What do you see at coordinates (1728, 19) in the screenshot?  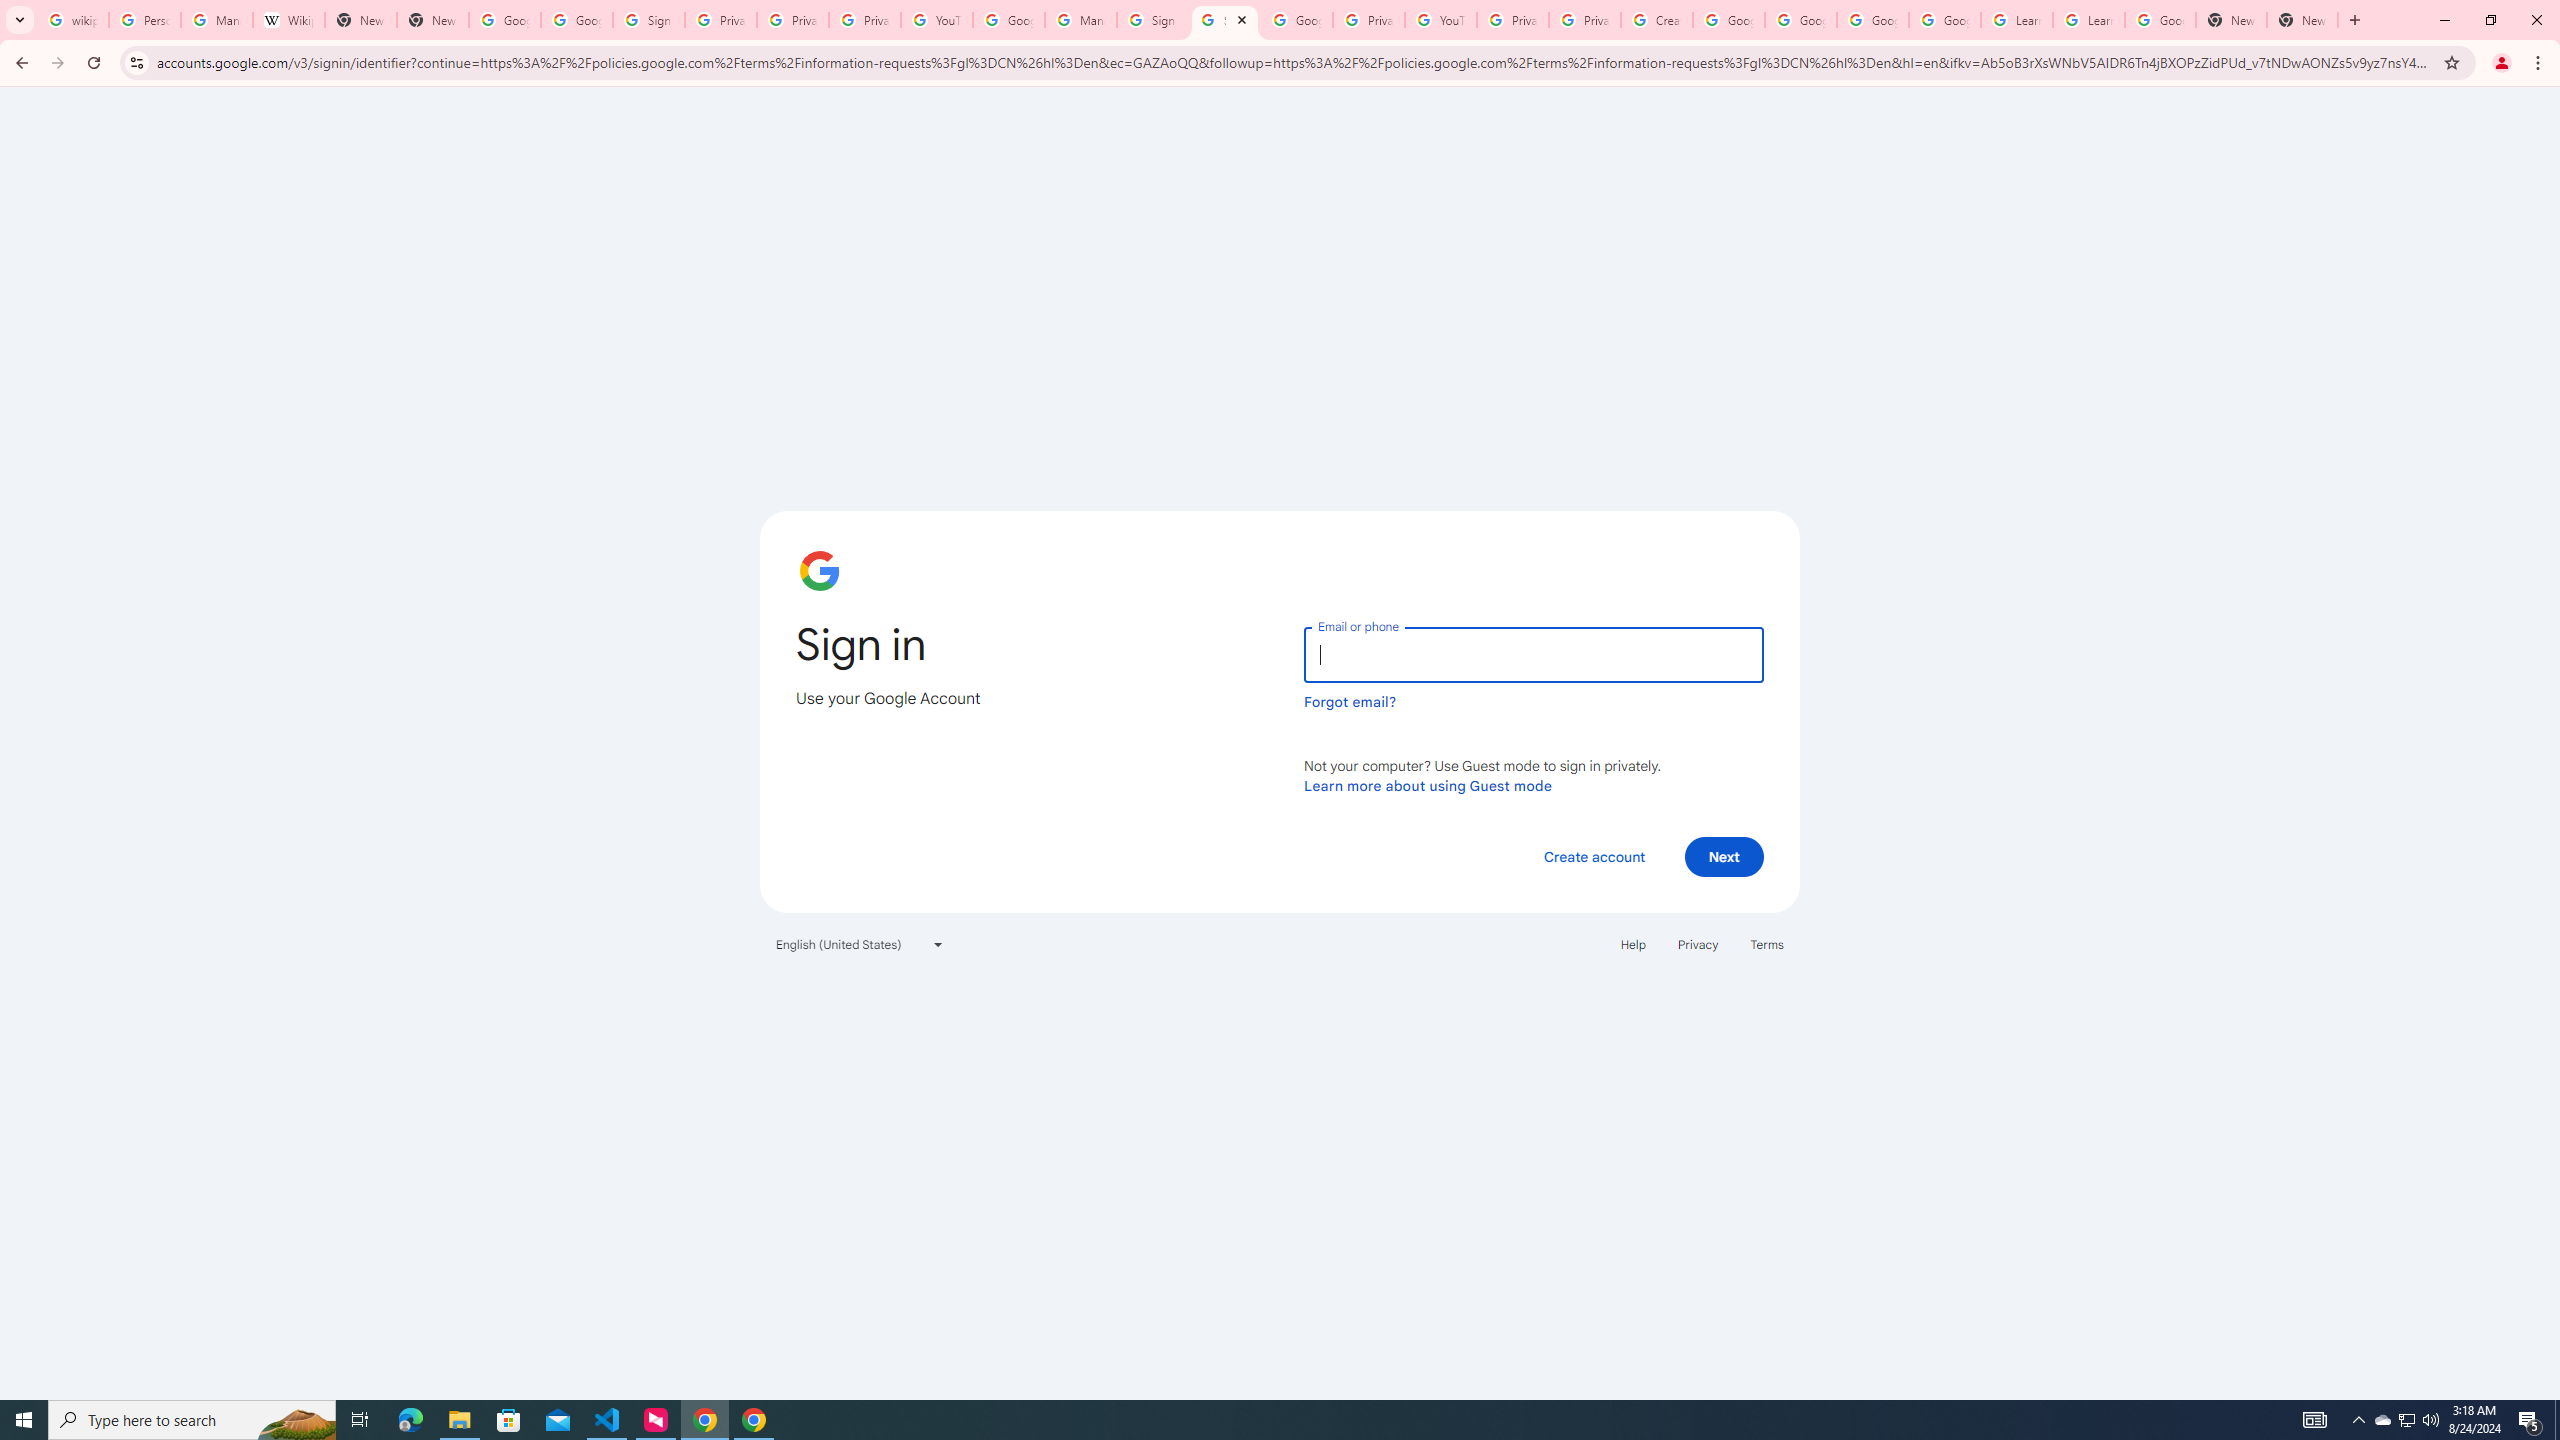 I see `'Google Account Help'` at bounding box center [1728, 19].